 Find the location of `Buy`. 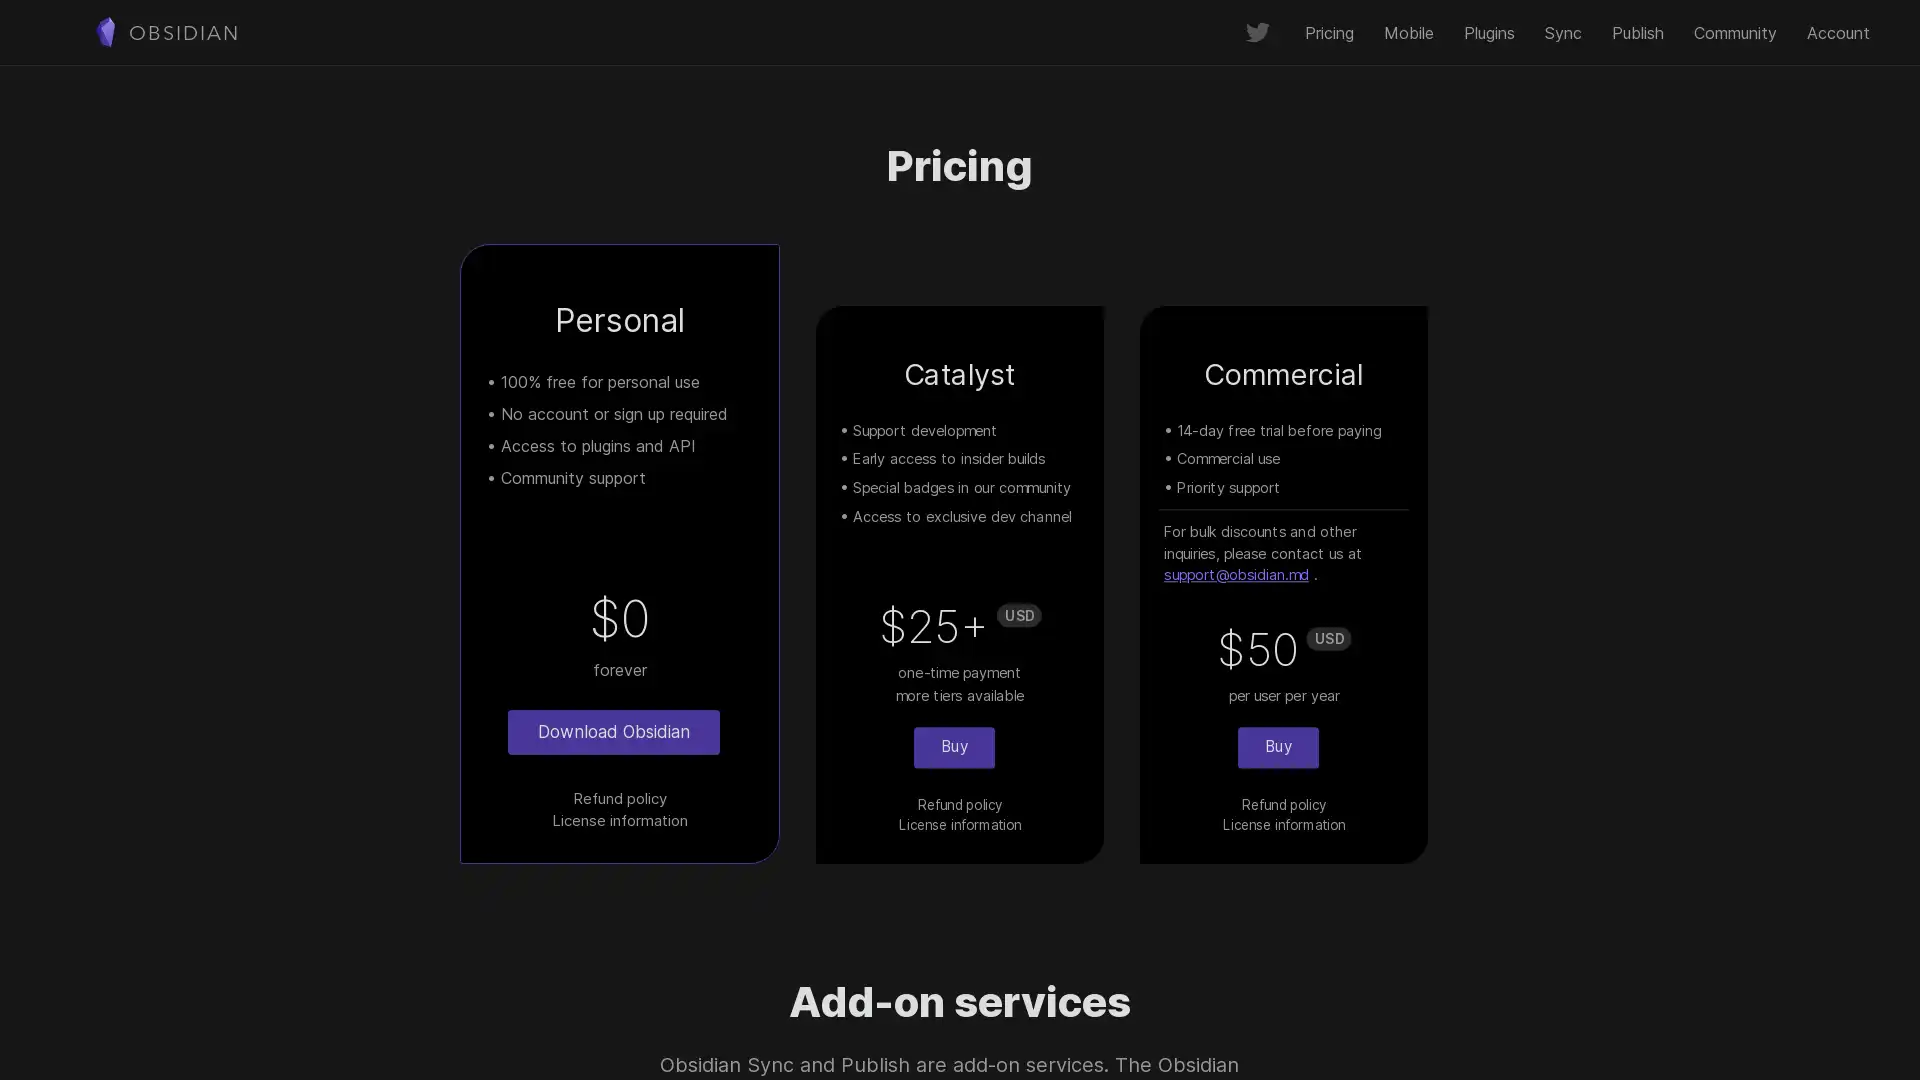

Buy is located at coordinates (953, 747).